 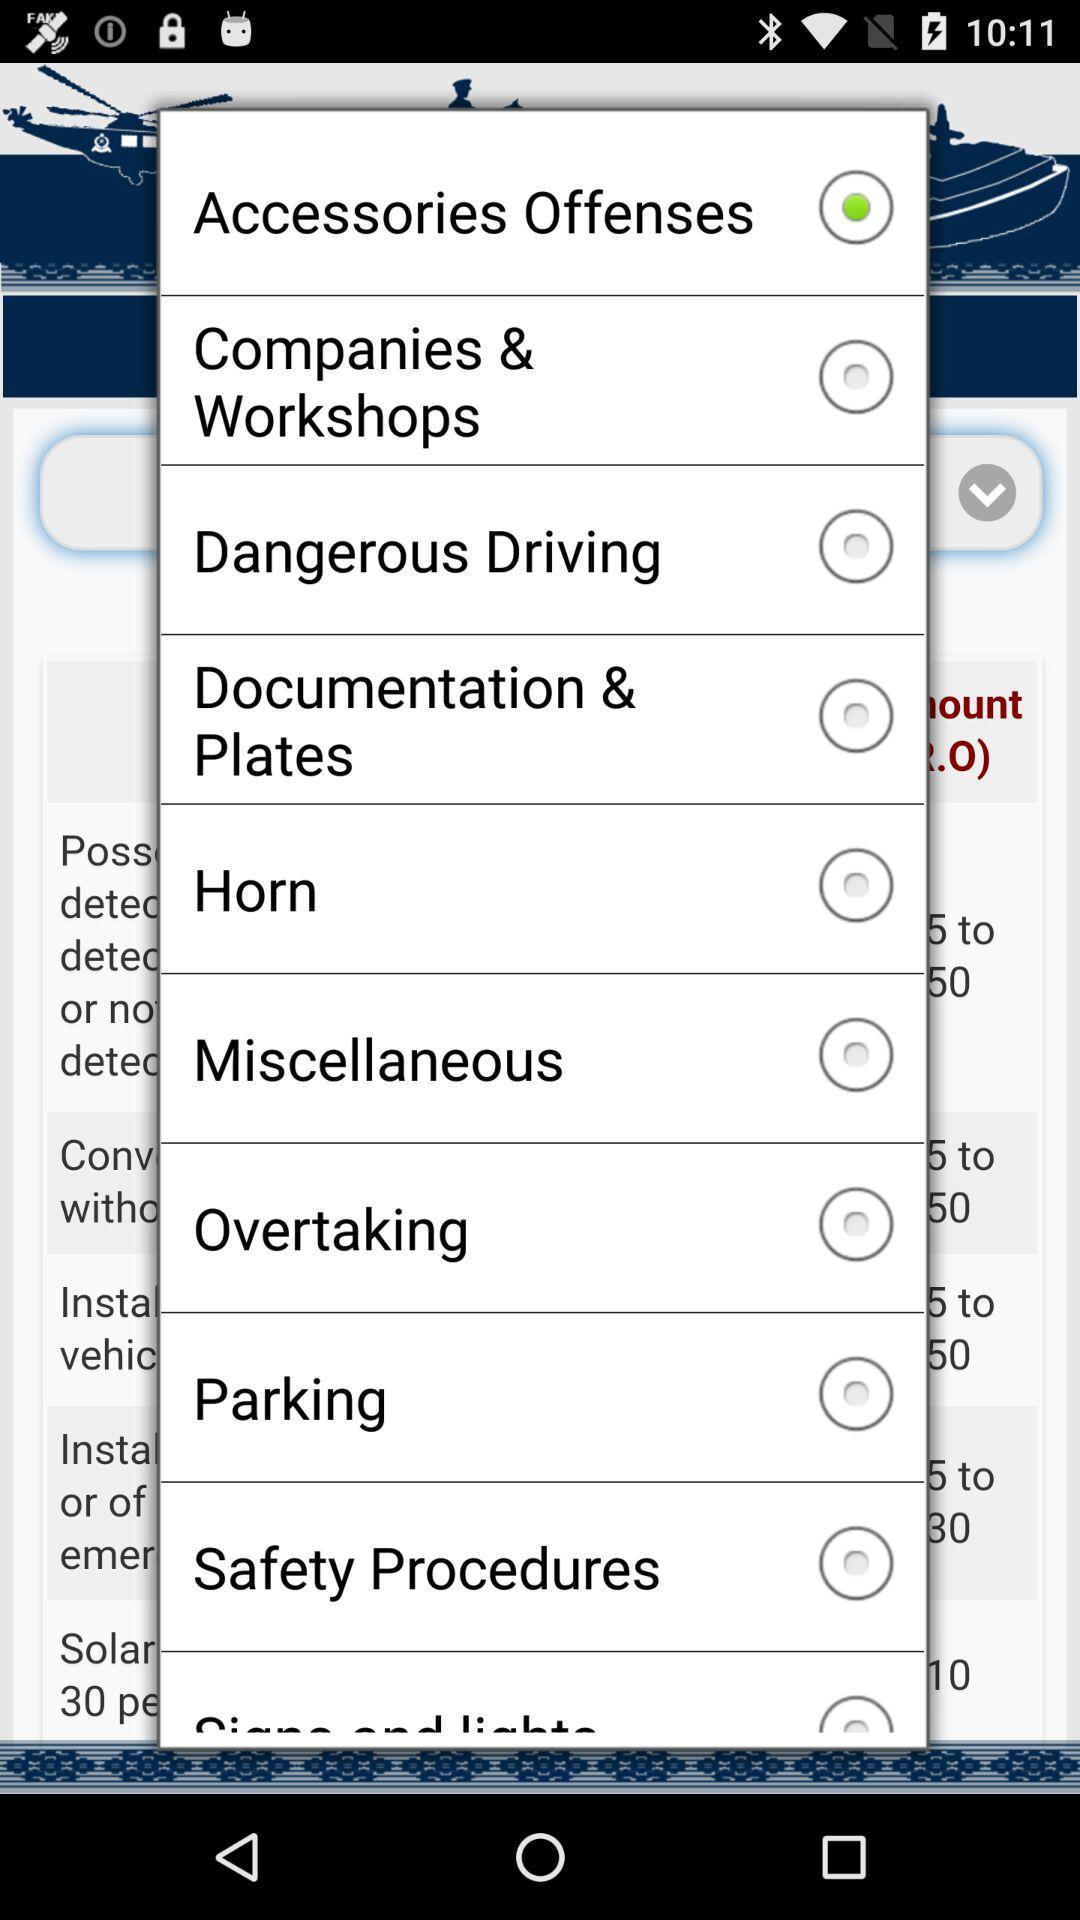 What do you see at coordinates (542, 1226) in the screenshot?
I see `the overtaking` at bounding box center [542, 1226].